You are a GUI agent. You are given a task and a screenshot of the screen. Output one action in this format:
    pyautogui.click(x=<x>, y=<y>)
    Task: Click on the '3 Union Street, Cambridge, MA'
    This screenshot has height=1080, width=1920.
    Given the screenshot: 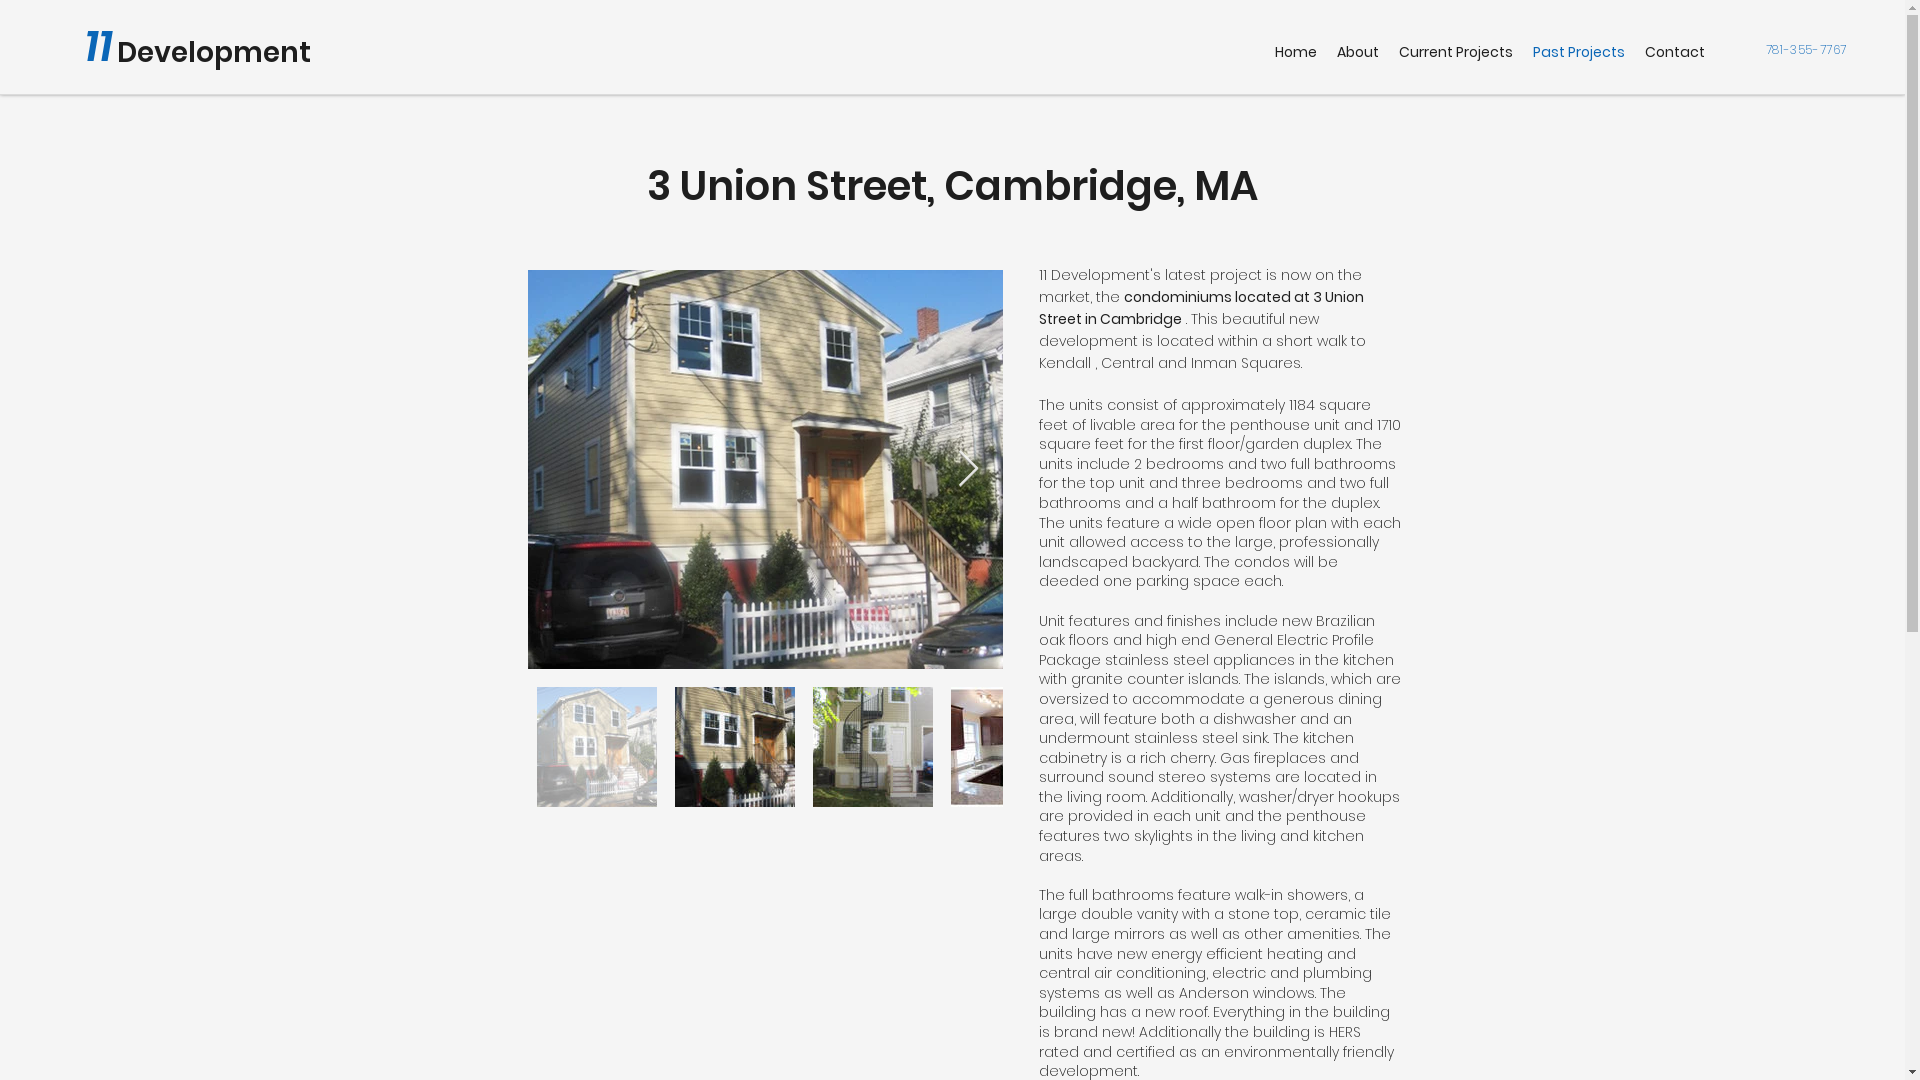 What is the action you would take?
    pyautogui.click(x=951, y=185)
    